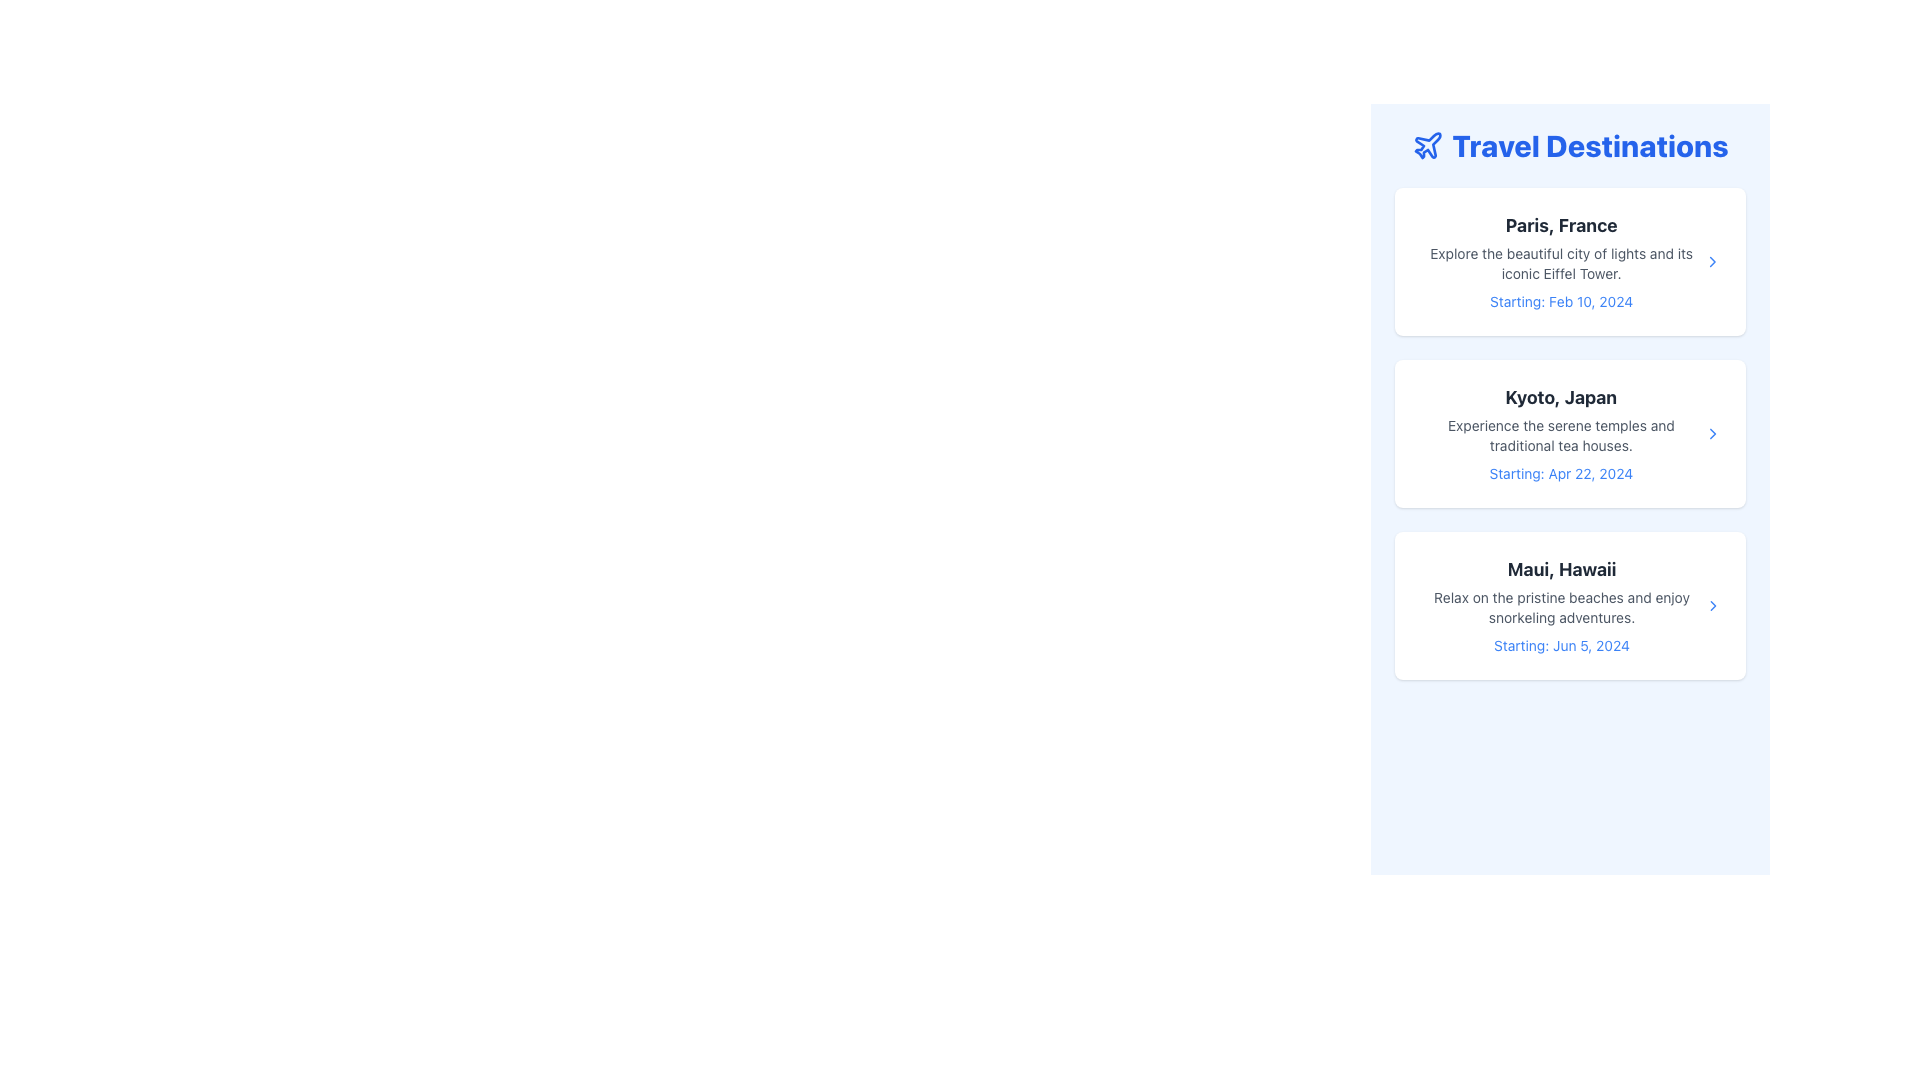 The width and height of the screenshot is (1920, 1080). Describe the element at coordinates (1569, 604) in the screenshot. I see `the travel destination card titled 'Maui, Hawaii', which contains a bold title, a brief description in smaller gray text, and a starting date in blue text, positioned between 'Kyoto, Japan' and the end of the list` at that location.